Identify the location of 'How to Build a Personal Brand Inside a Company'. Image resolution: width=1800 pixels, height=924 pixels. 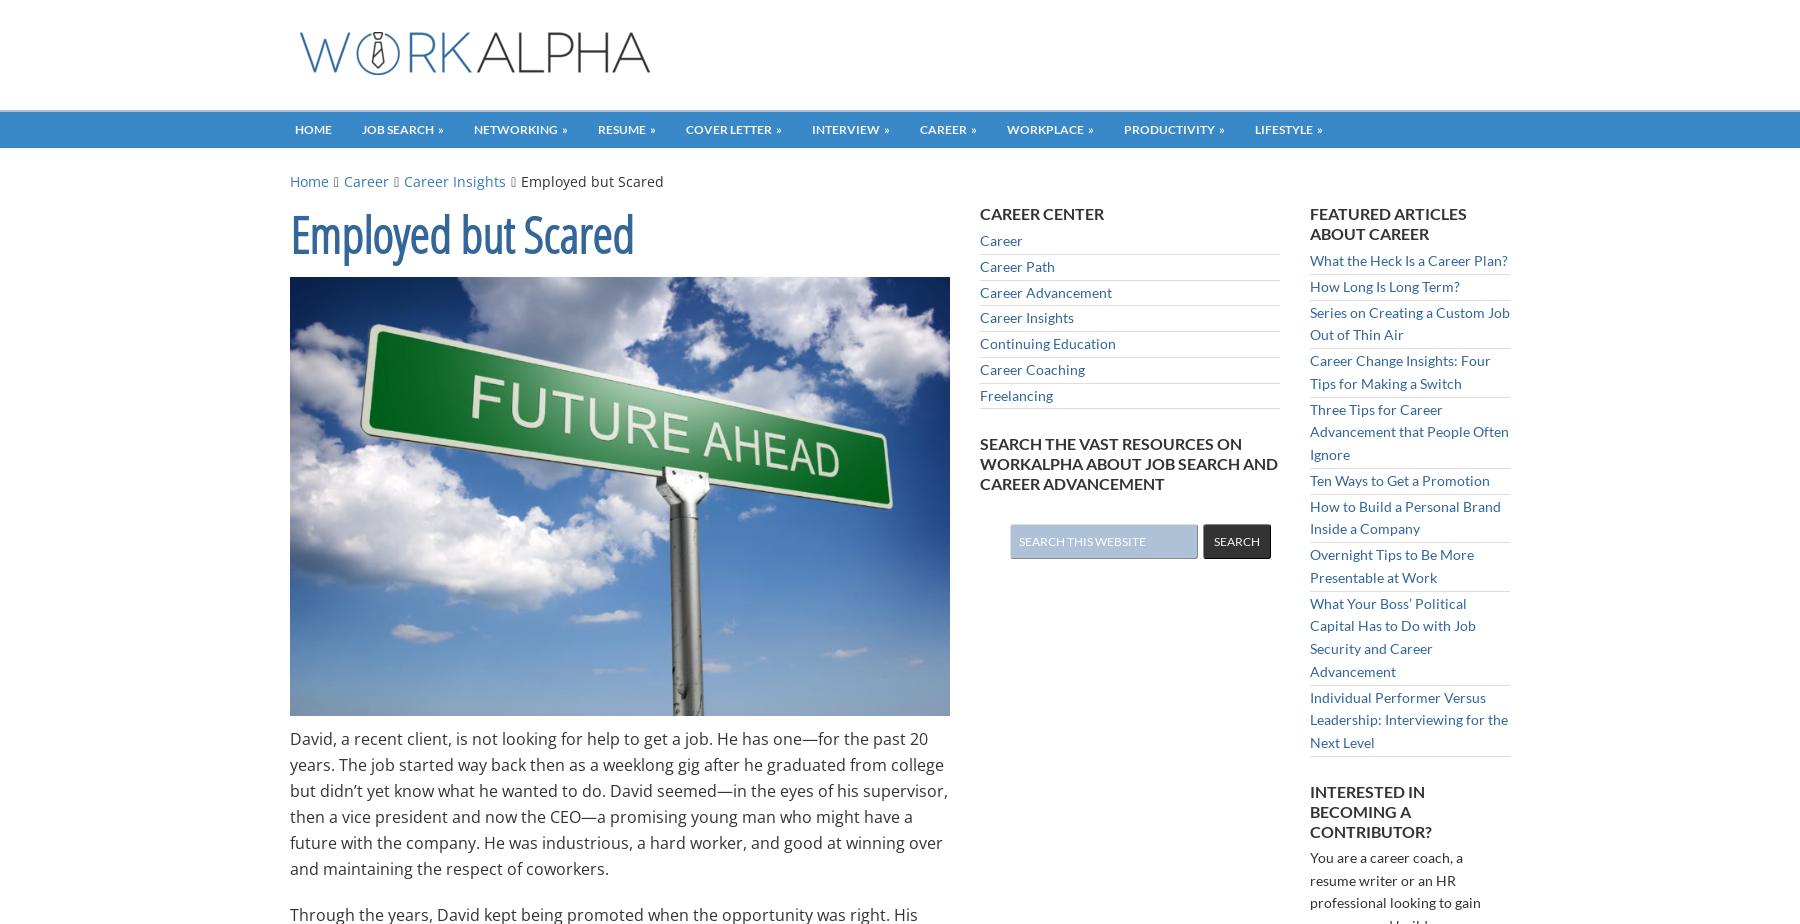
(1404, 516).